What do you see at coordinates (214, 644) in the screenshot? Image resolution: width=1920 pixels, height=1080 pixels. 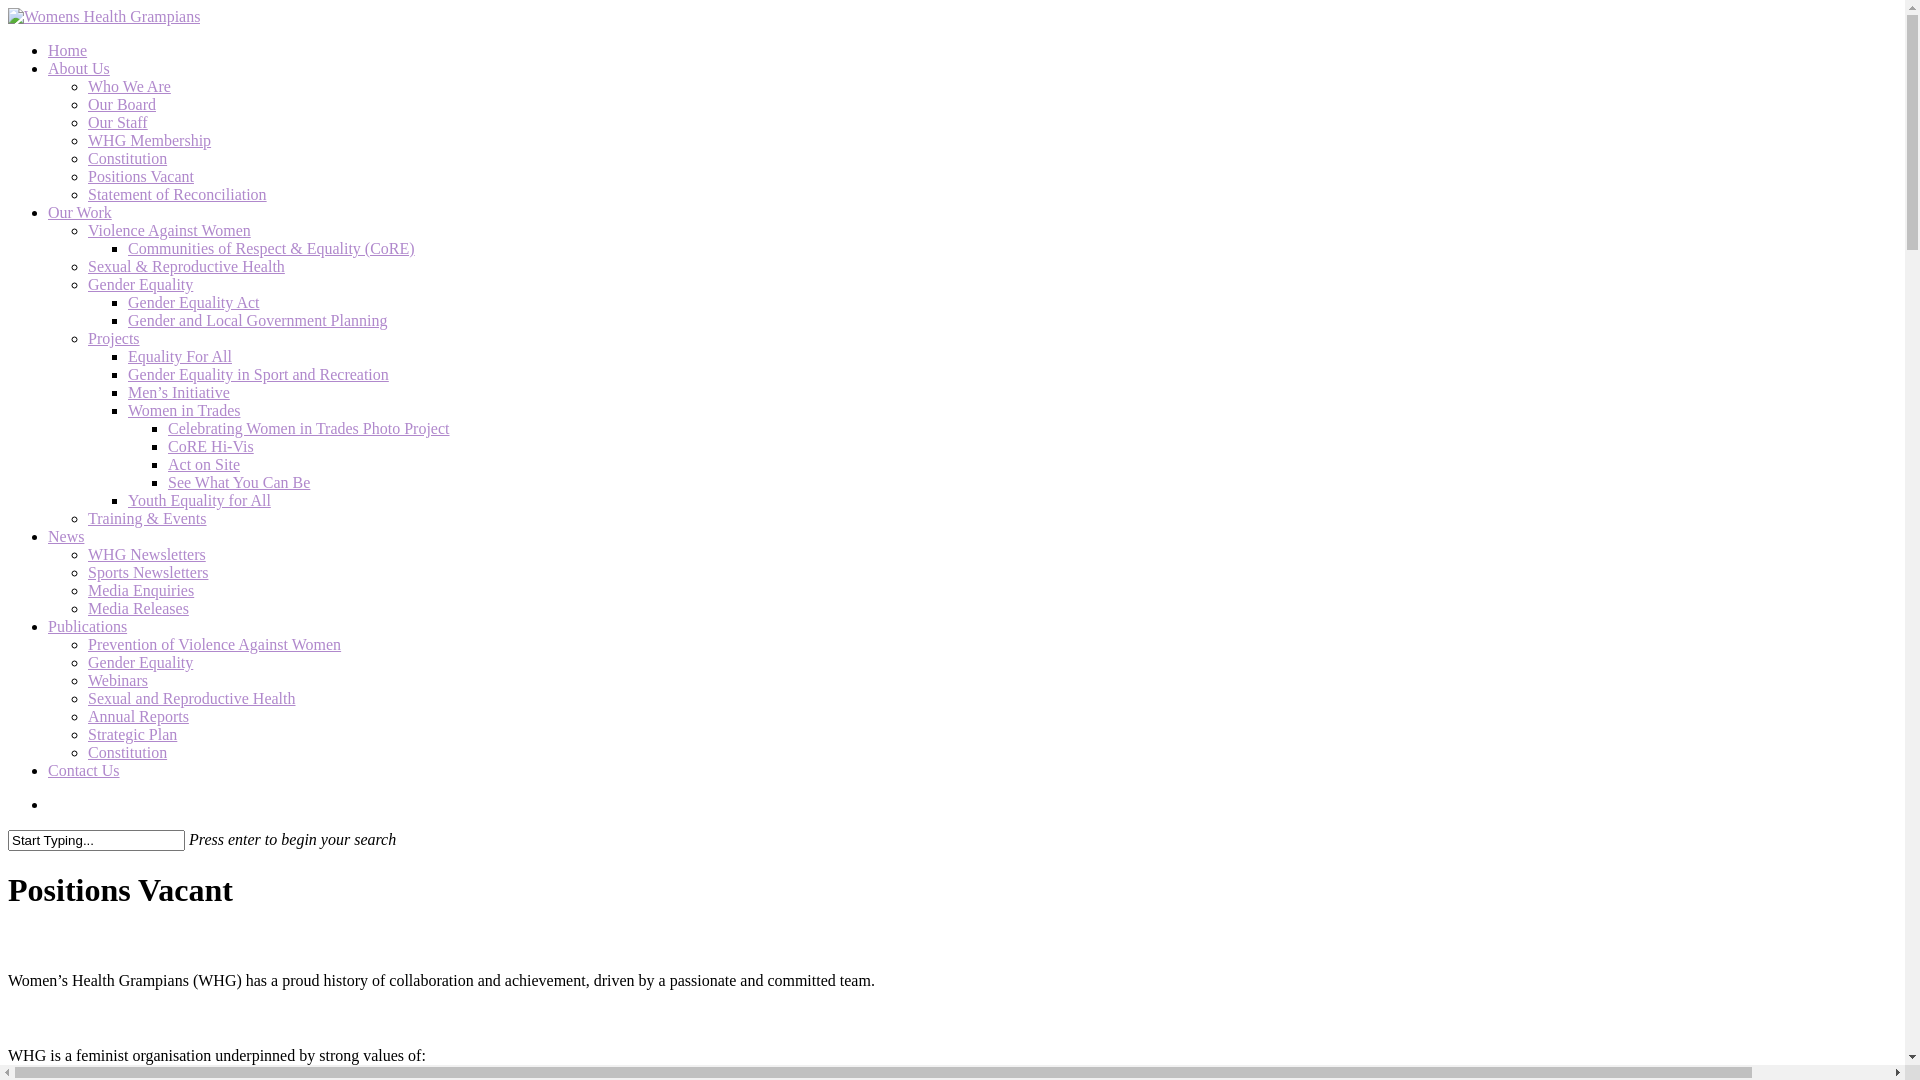 I see `'Prevention of Violence Against Women'` at bounding box center [214, 644].